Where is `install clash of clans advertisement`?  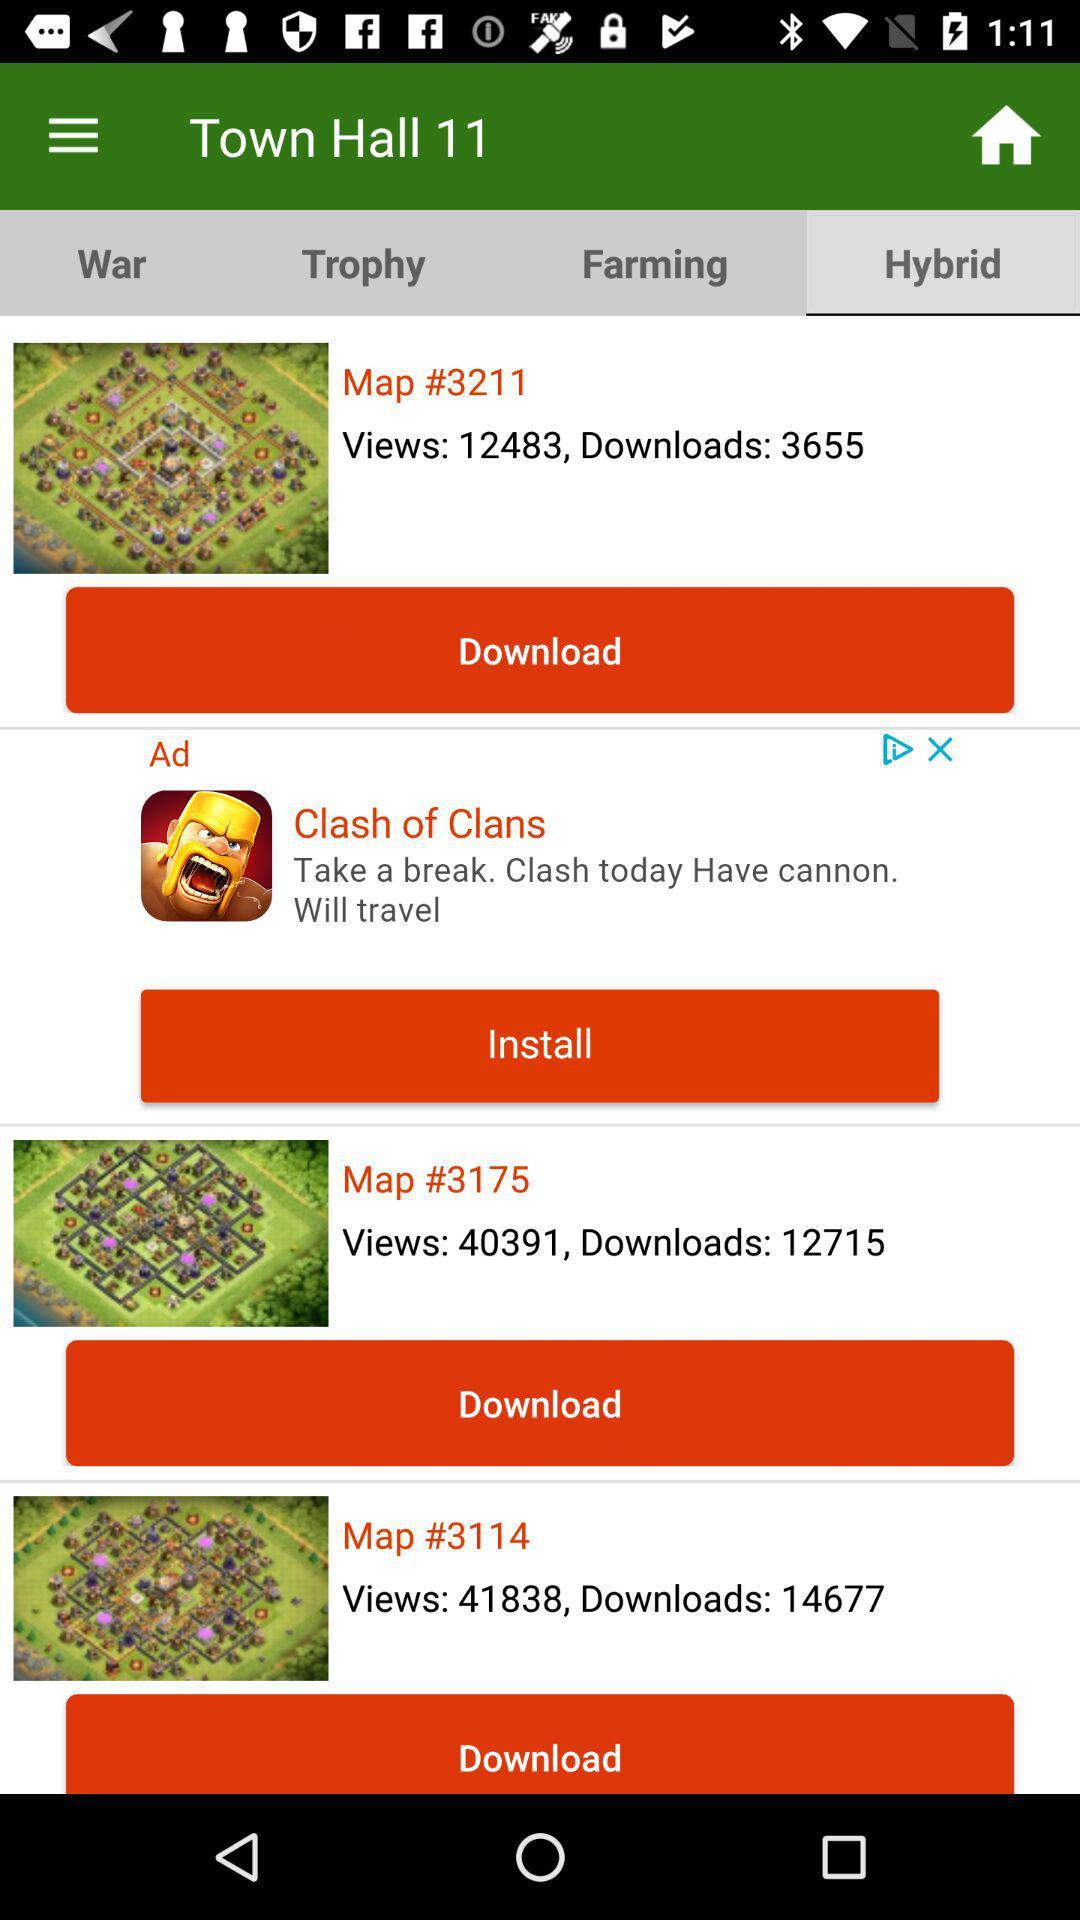
install clash of clans advertisement is located at coordinates (540, 925).